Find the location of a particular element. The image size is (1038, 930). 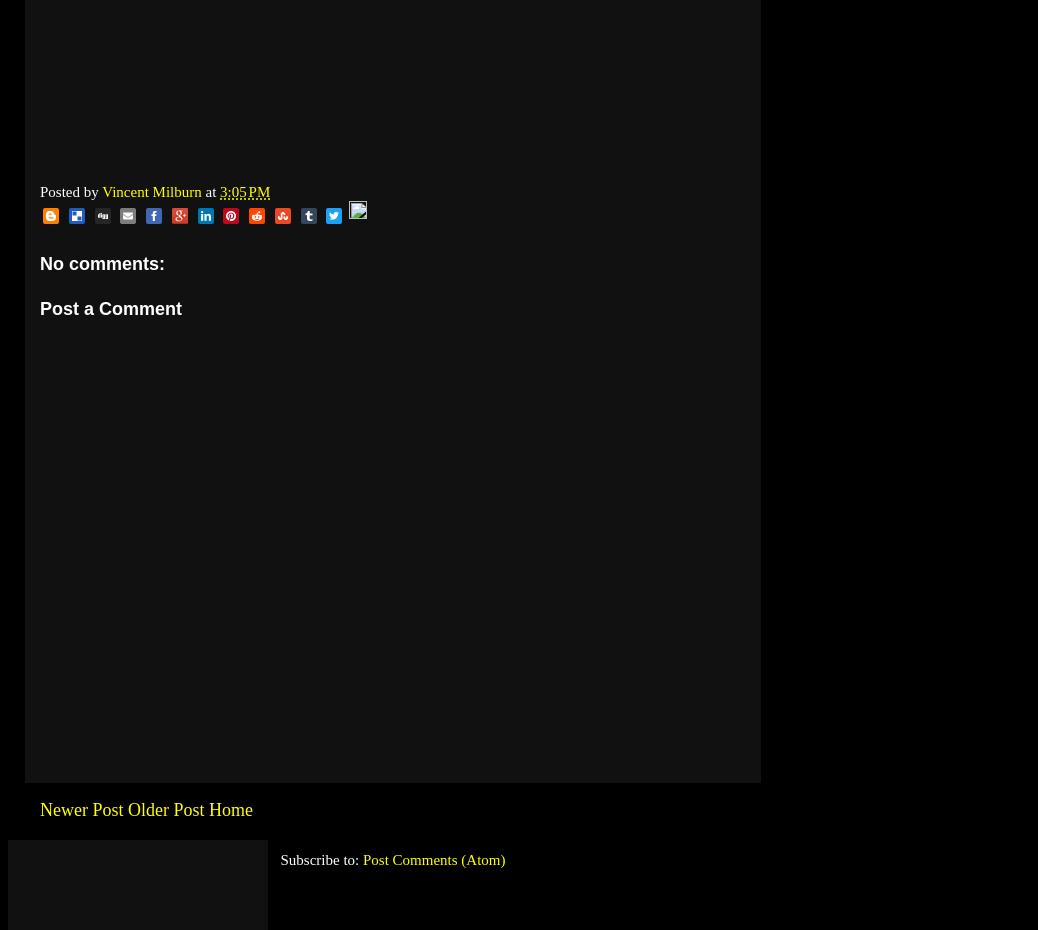

'Newer Post' is located at coordinates (80, 809).